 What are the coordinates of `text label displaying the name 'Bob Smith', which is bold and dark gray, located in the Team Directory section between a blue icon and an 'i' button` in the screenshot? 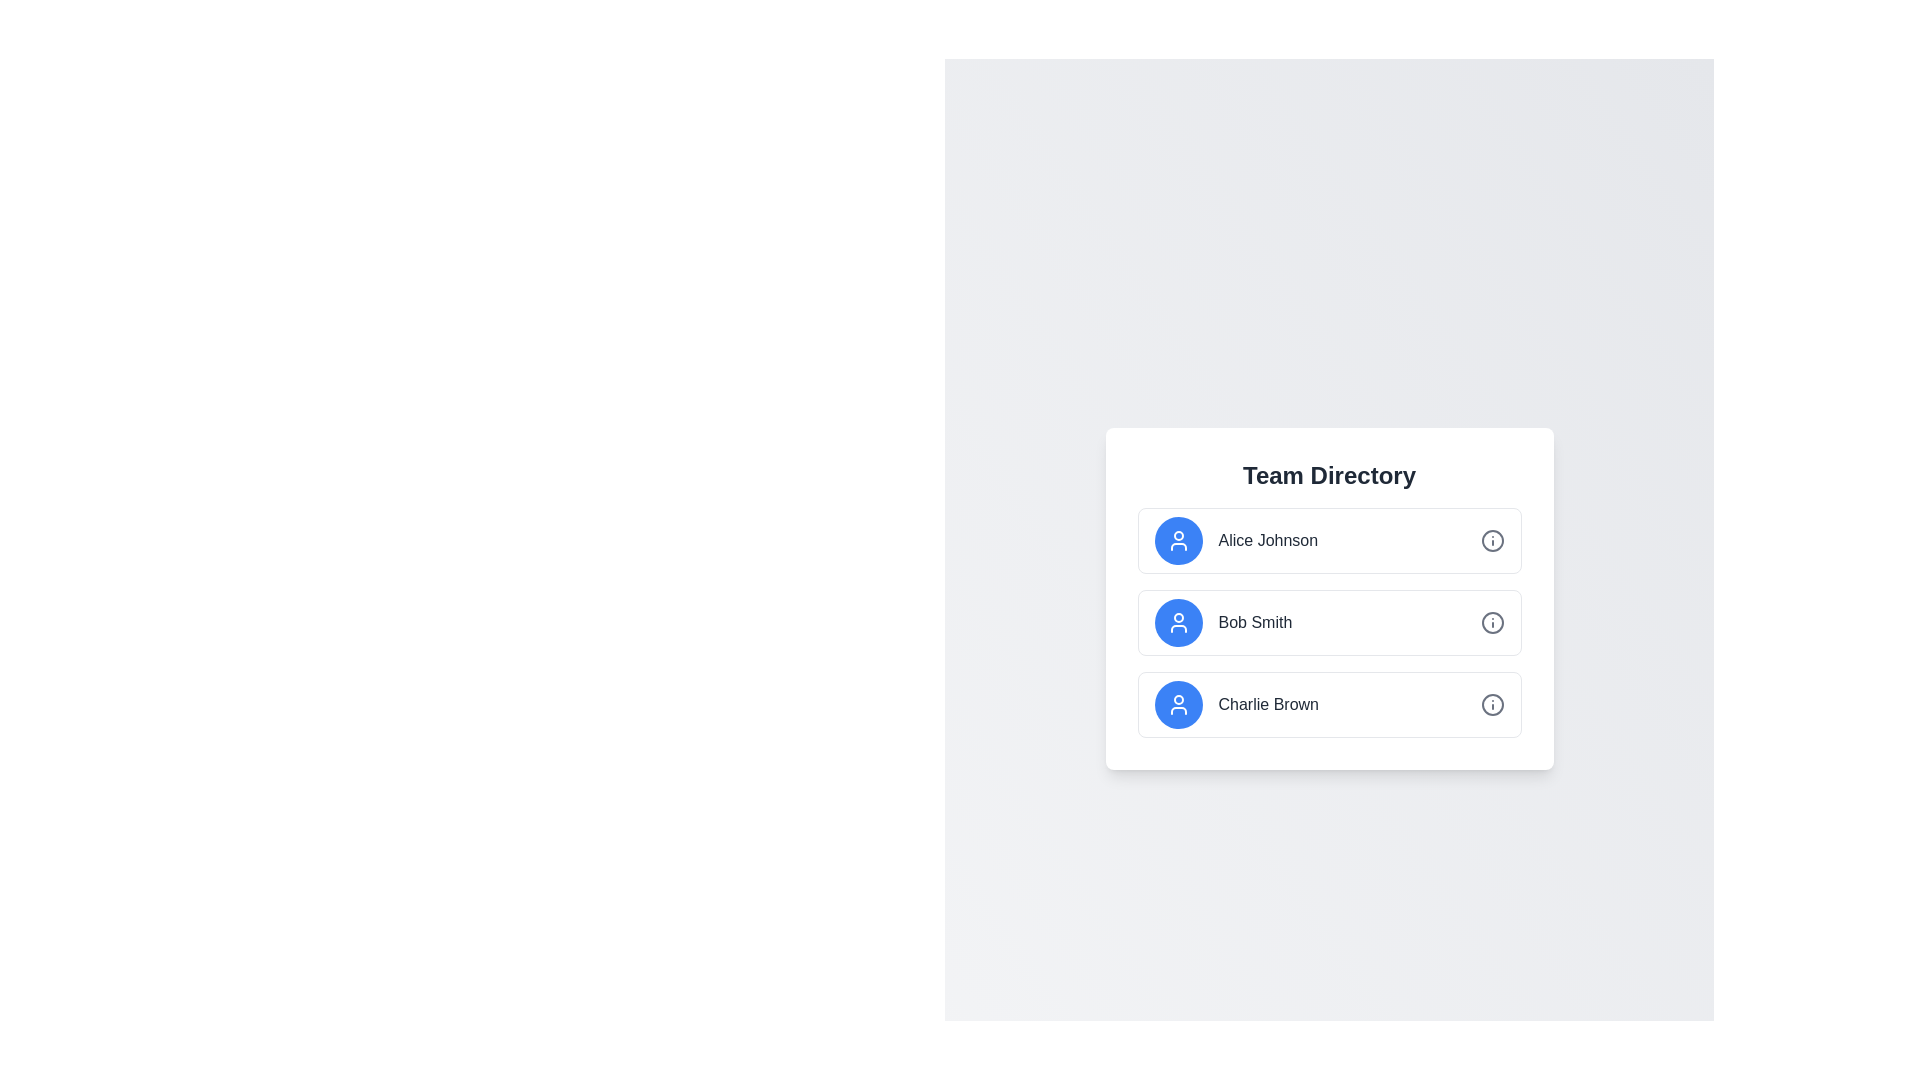 It's located at (1254, 622).